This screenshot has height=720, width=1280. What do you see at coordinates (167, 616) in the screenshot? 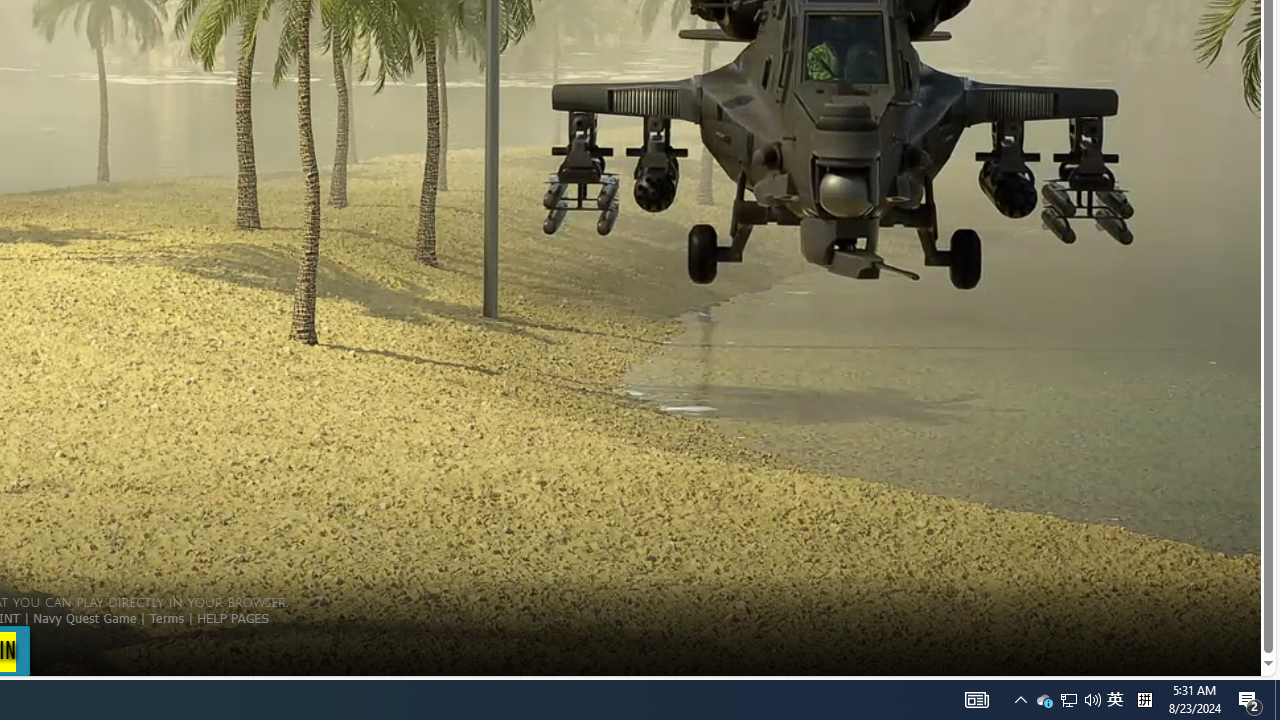
I see `'Terms'` at bounding box center [167, 616].